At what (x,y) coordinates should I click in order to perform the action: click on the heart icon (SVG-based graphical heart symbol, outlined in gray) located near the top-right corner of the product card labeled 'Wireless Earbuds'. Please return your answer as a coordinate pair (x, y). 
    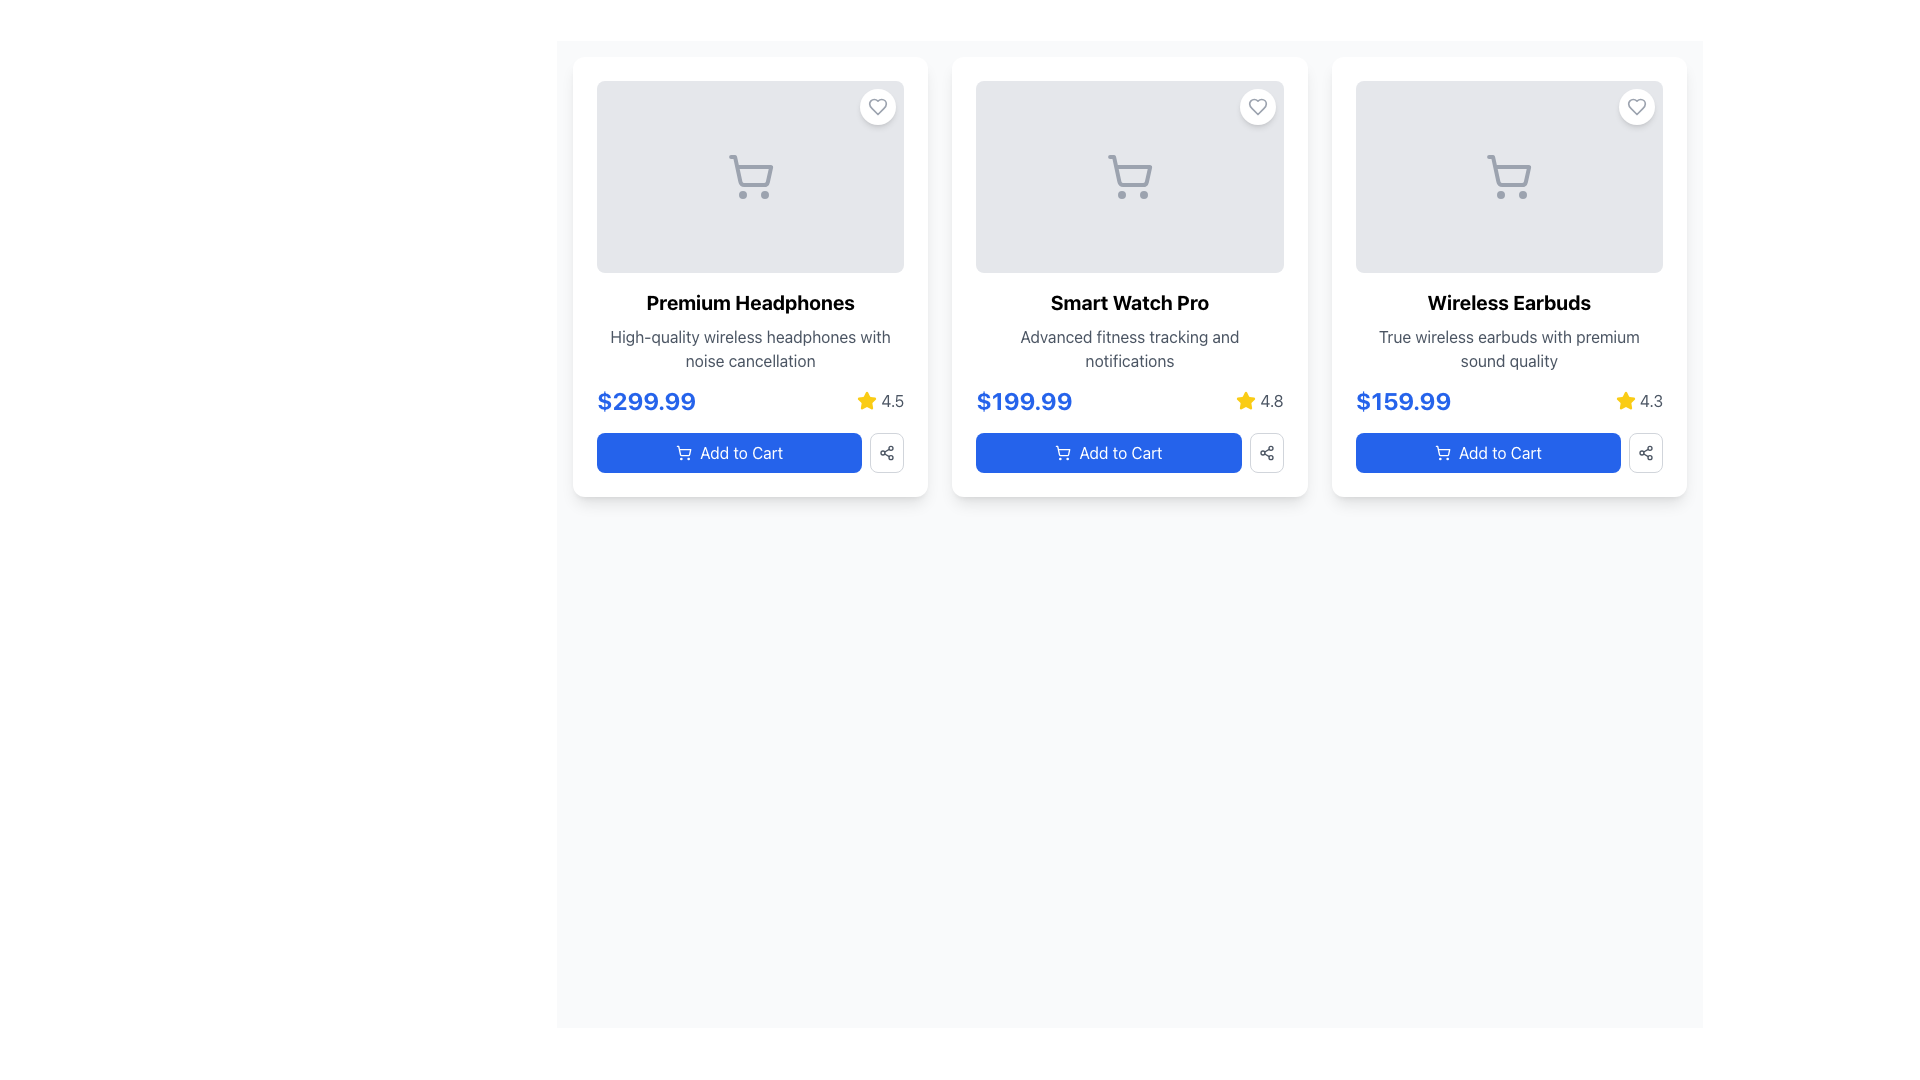
    Looking at the image, I should click on (1636, 107).